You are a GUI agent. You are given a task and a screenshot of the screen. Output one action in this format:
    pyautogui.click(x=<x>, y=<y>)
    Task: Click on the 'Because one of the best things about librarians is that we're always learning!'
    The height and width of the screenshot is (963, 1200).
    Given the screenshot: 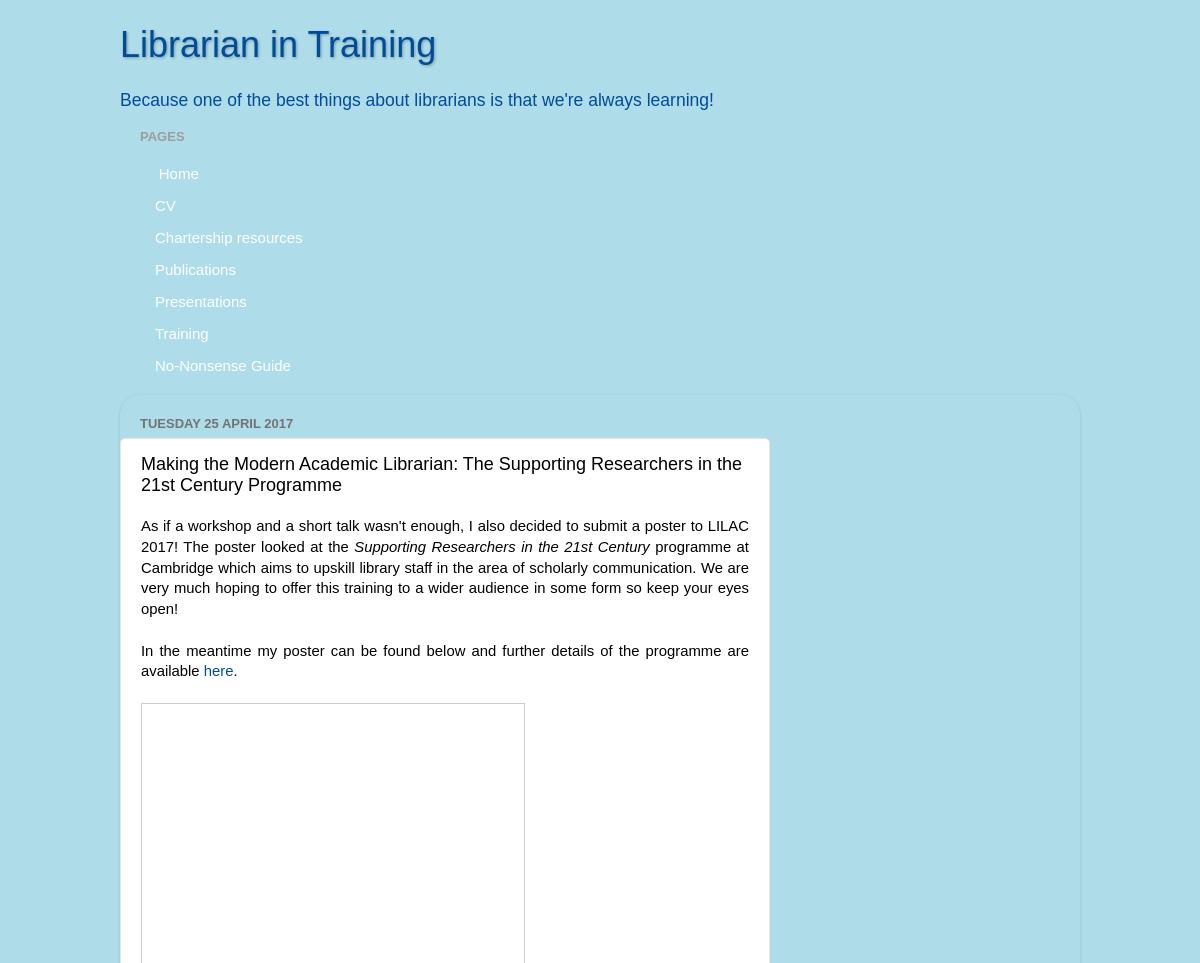 What is the action you would take?
    pyautogui.click(x=416, y=98)
    